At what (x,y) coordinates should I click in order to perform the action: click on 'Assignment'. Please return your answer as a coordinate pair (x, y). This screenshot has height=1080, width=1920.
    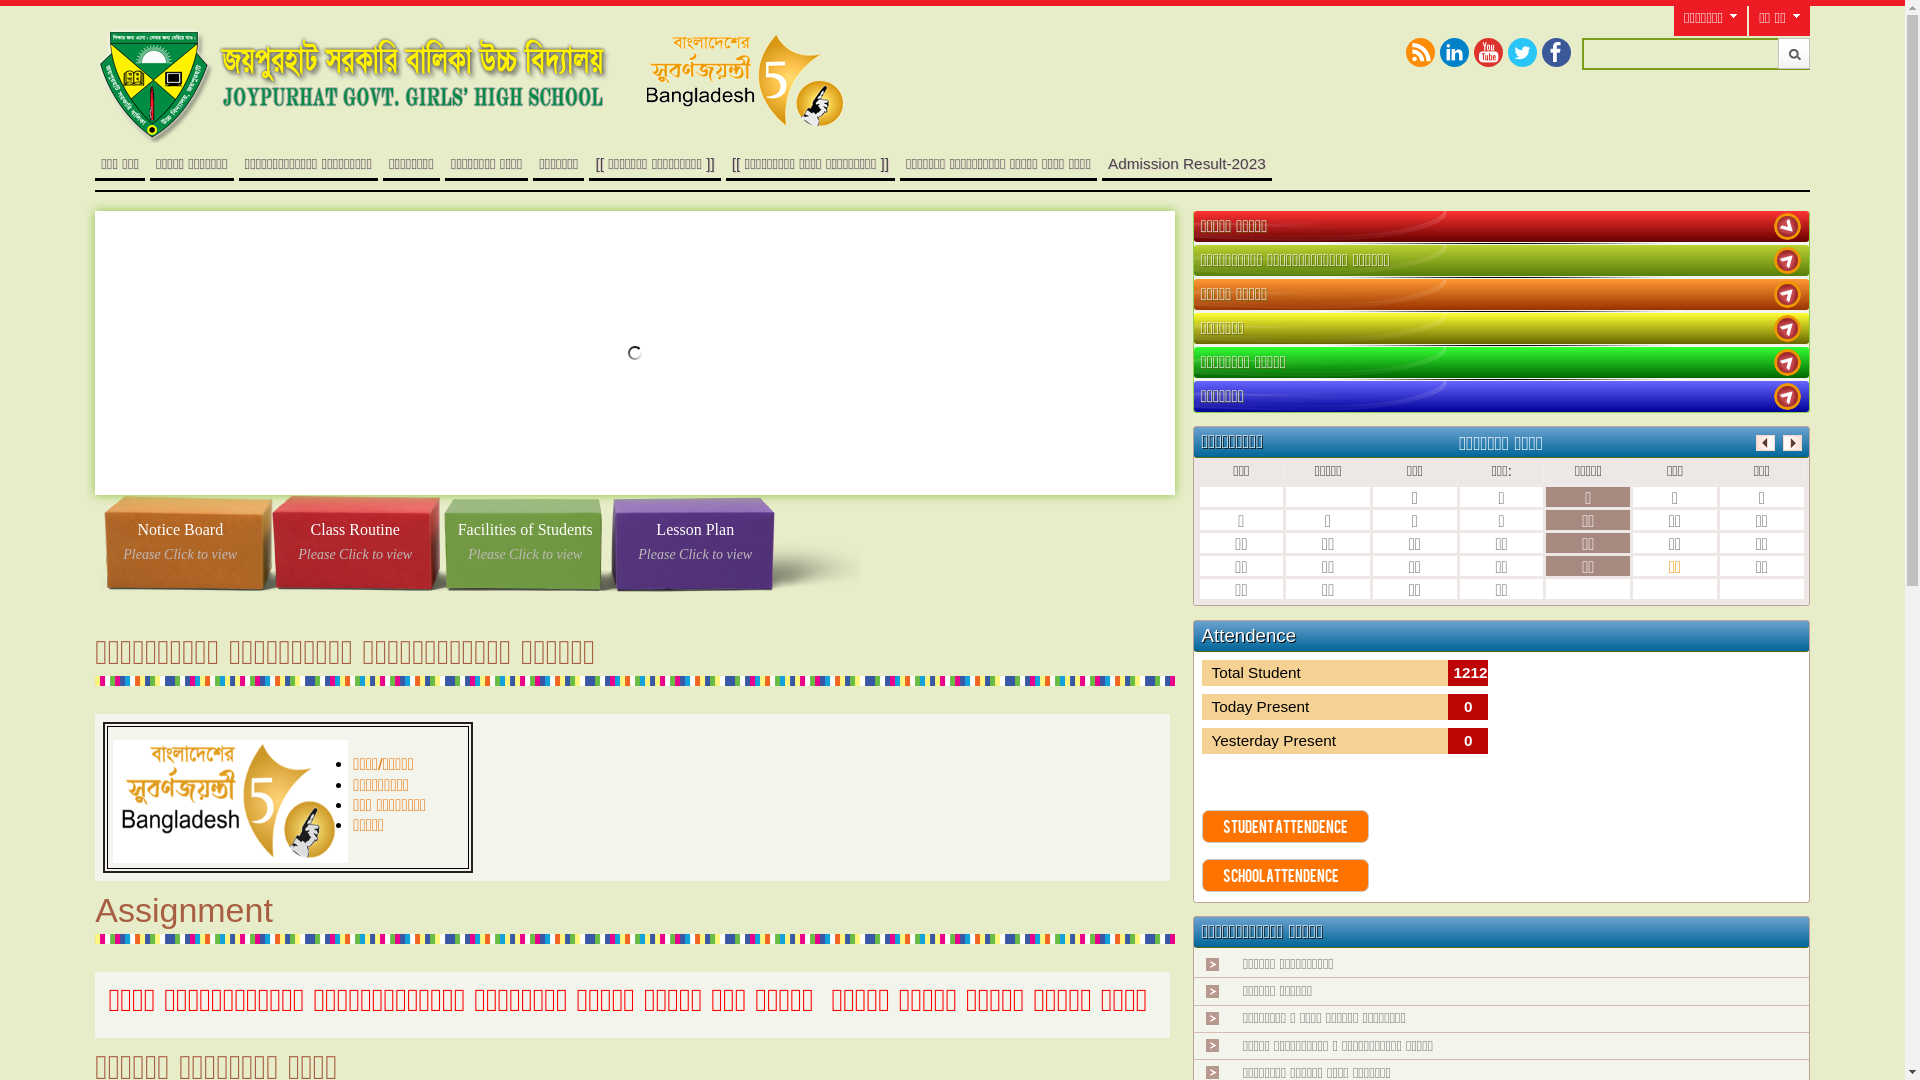
    Looking at the image, I should click on (183, 910).